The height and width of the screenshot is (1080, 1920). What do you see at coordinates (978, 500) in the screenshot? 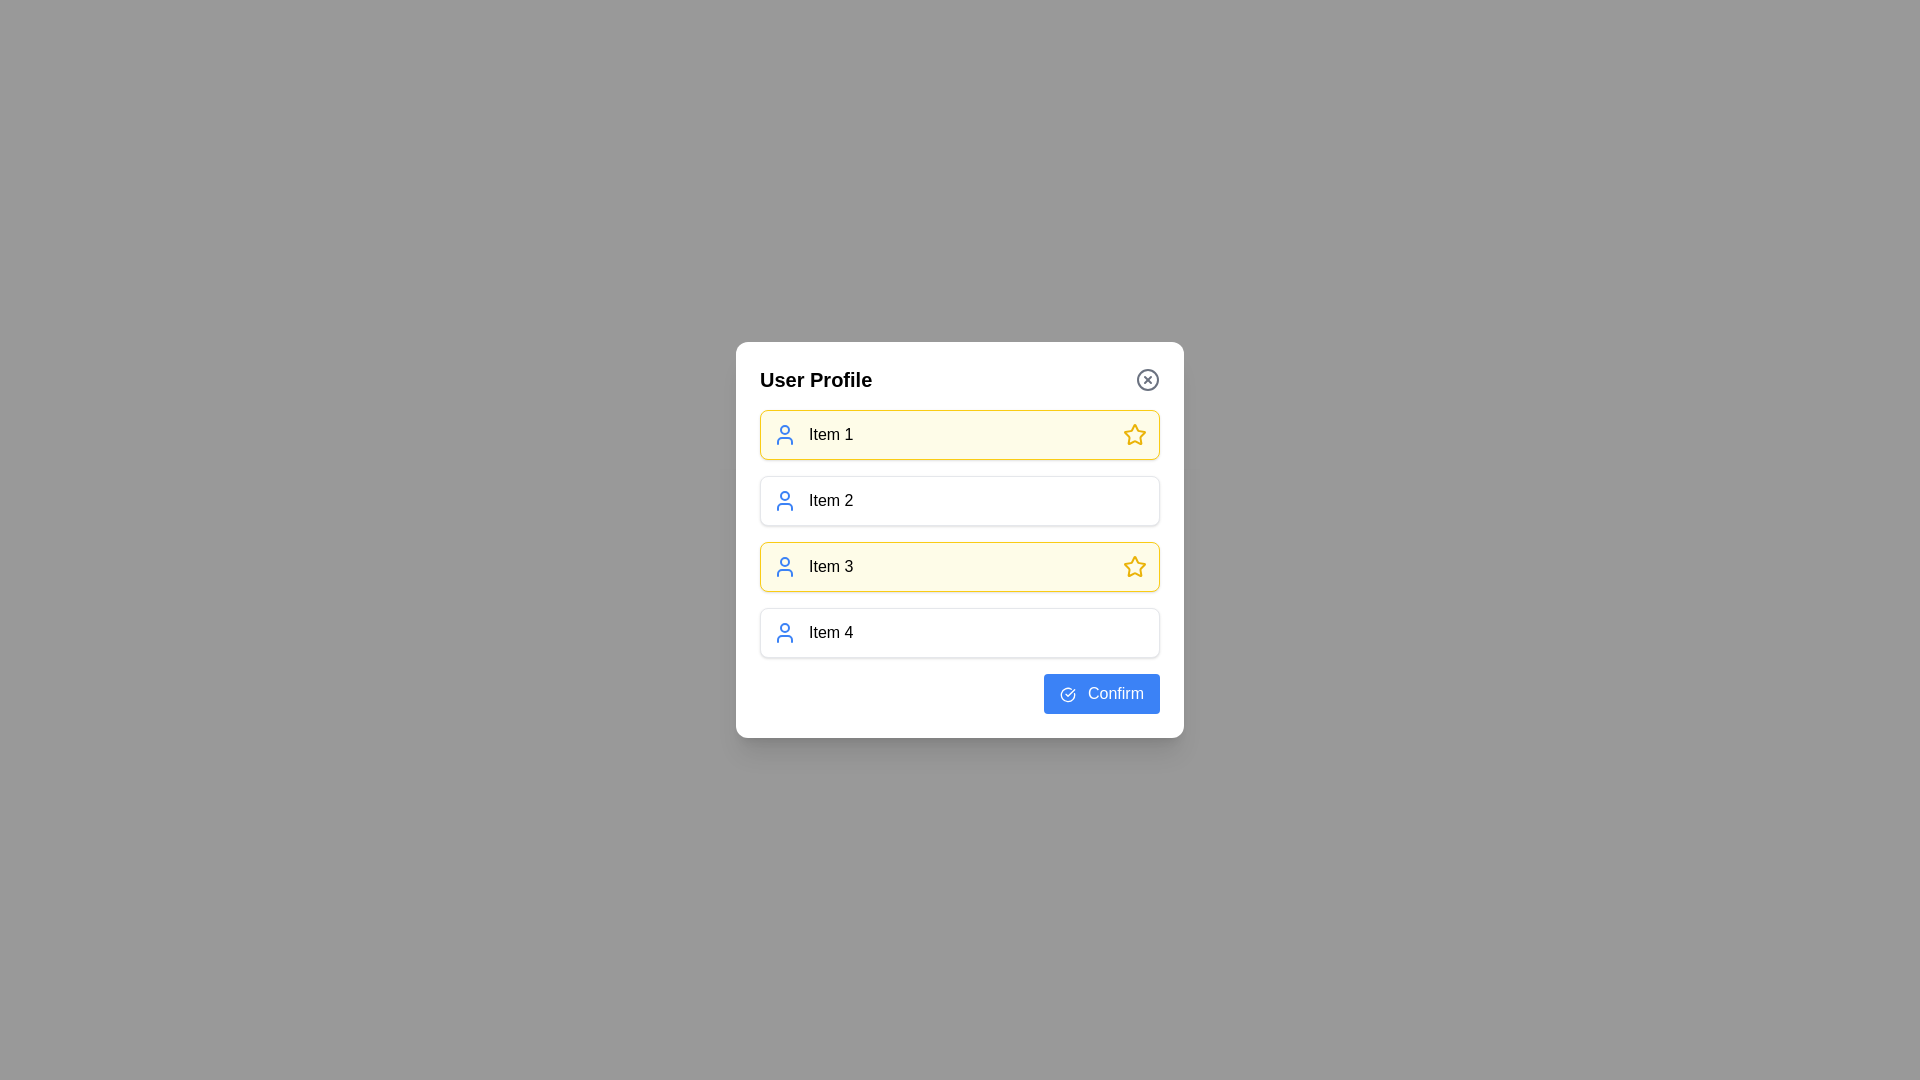
I see `the static text label displaying 'Item 2'` at bounding box center [978, 500].